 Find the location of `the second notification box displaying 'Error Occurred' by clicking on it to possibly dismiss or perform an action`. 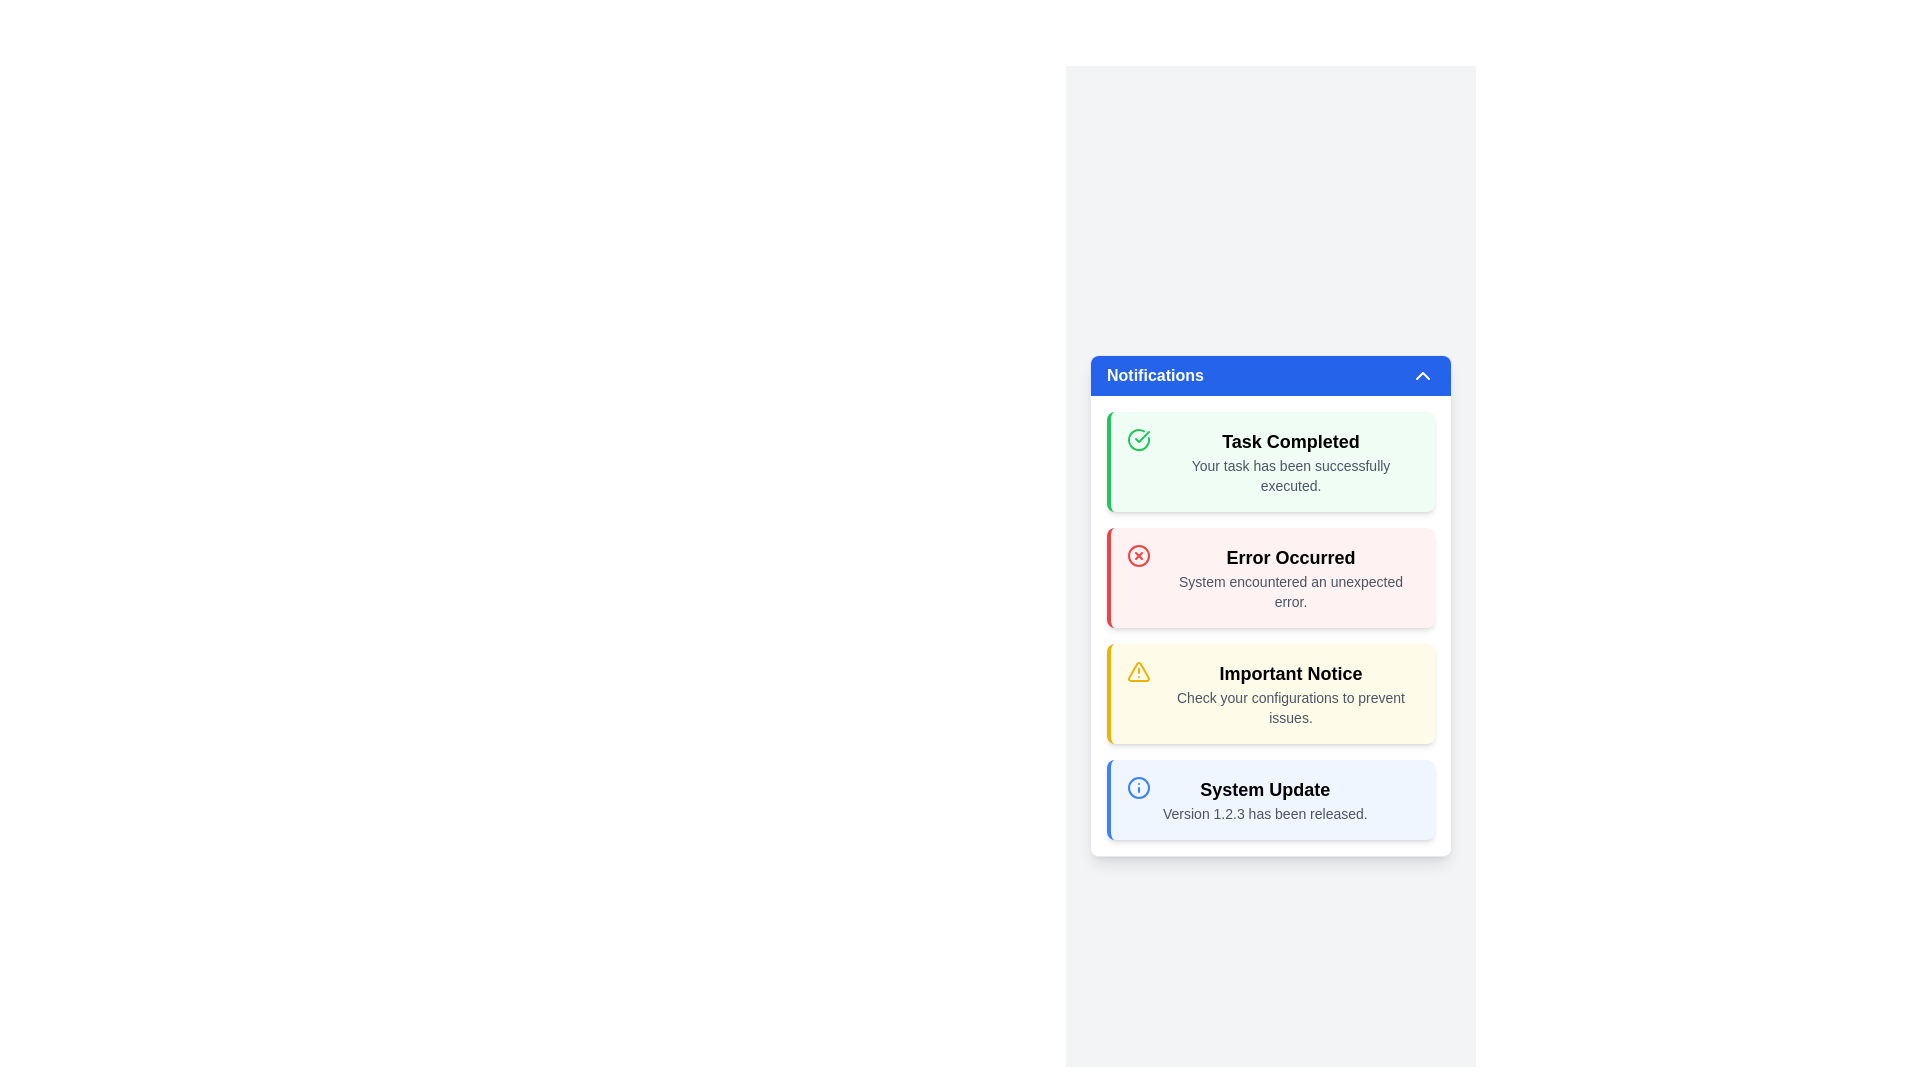

the second notification box displaying 'Error Occurred' by clicking on it to possibly dismiss or perform an action is located at coordinates (1270, 578).